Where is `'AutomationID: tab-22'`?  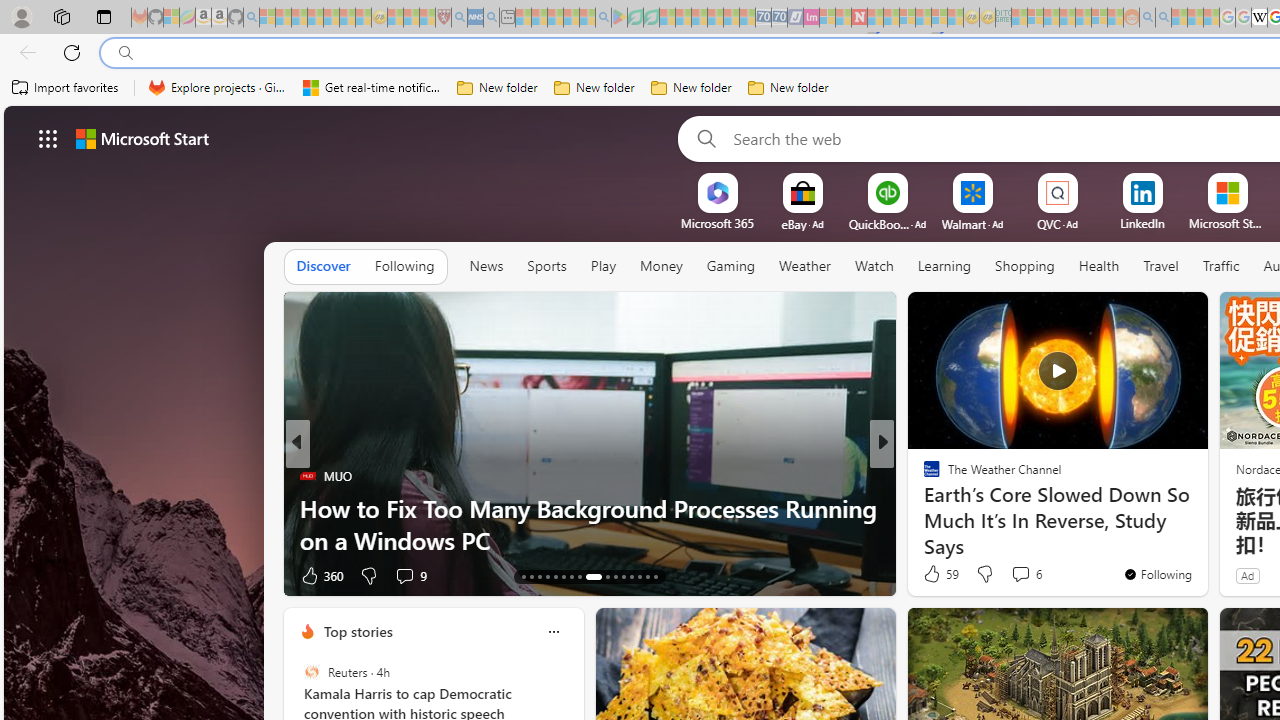
'AutomationID: tab-22' is located at coordinates (606, 577).